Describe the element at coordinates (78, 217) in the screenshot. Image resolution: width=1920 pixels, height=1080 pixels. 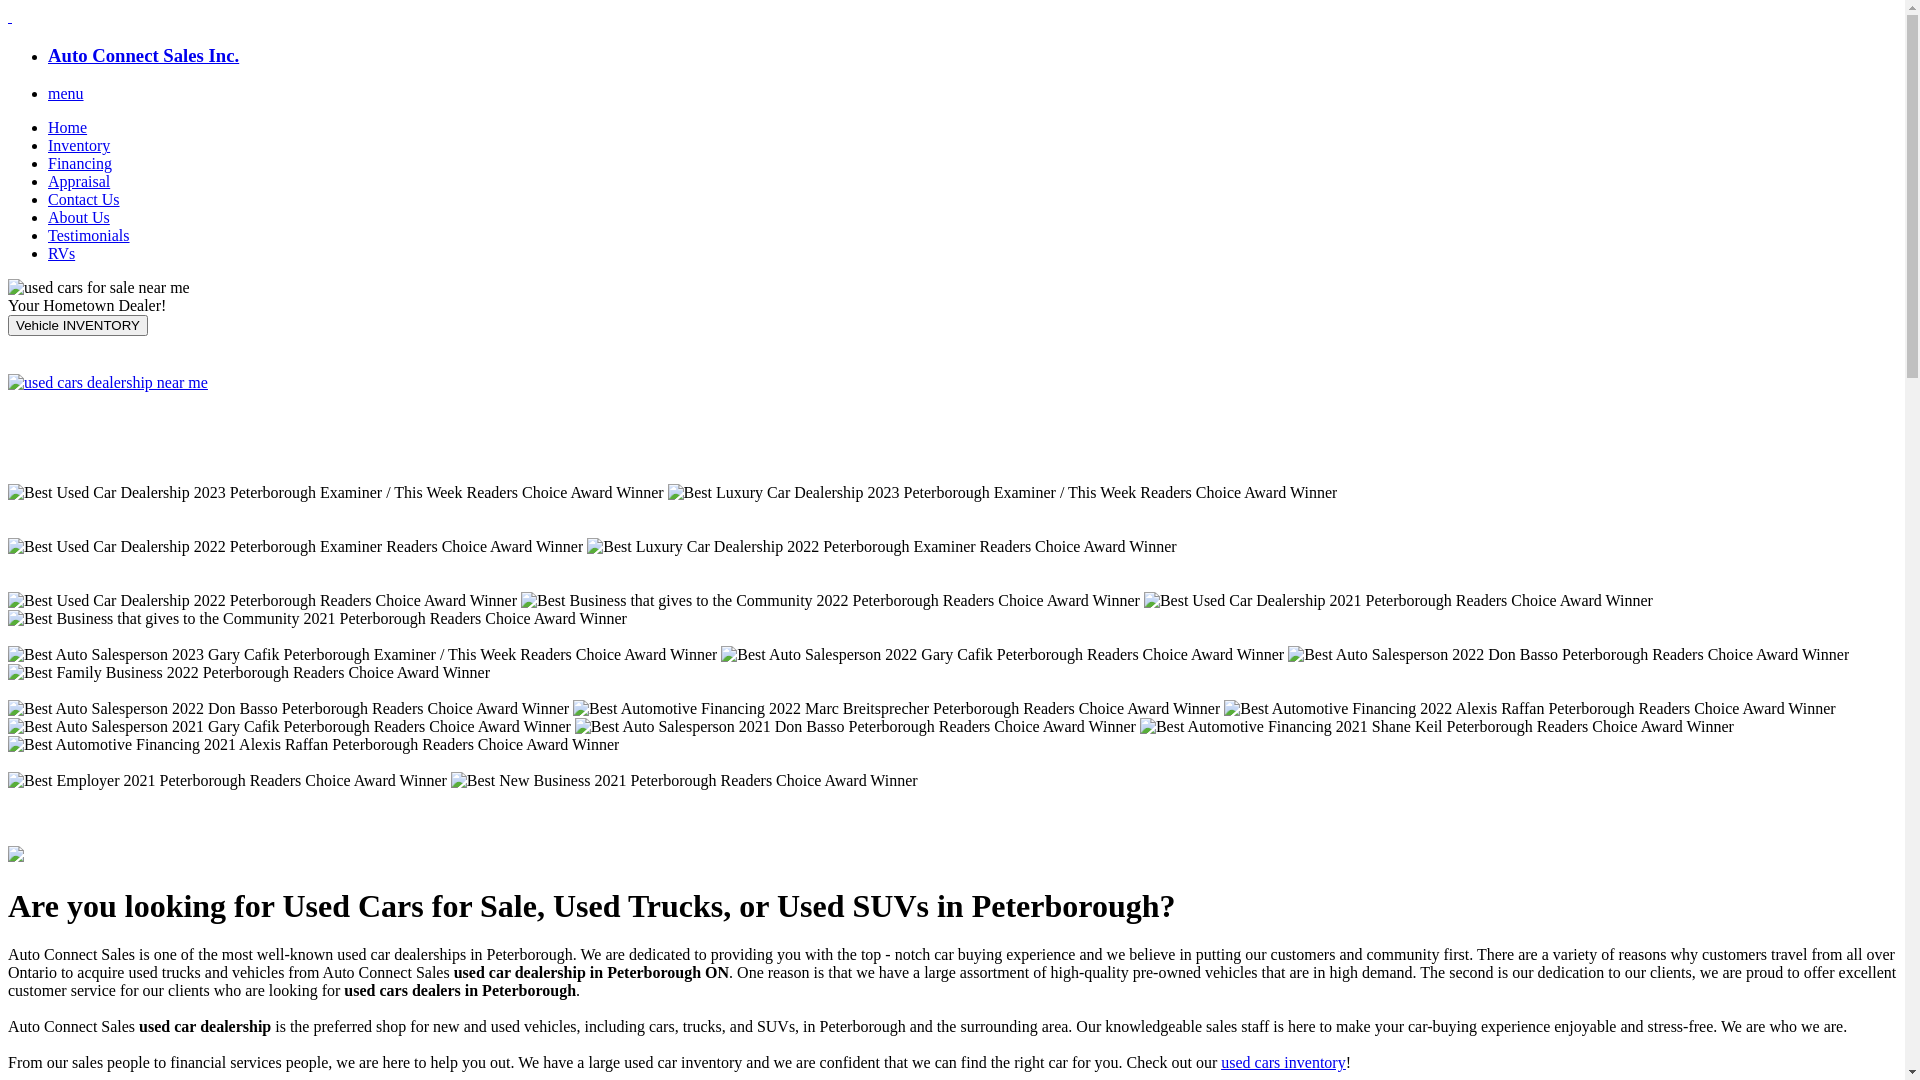
I see `'About Us'` at that location.